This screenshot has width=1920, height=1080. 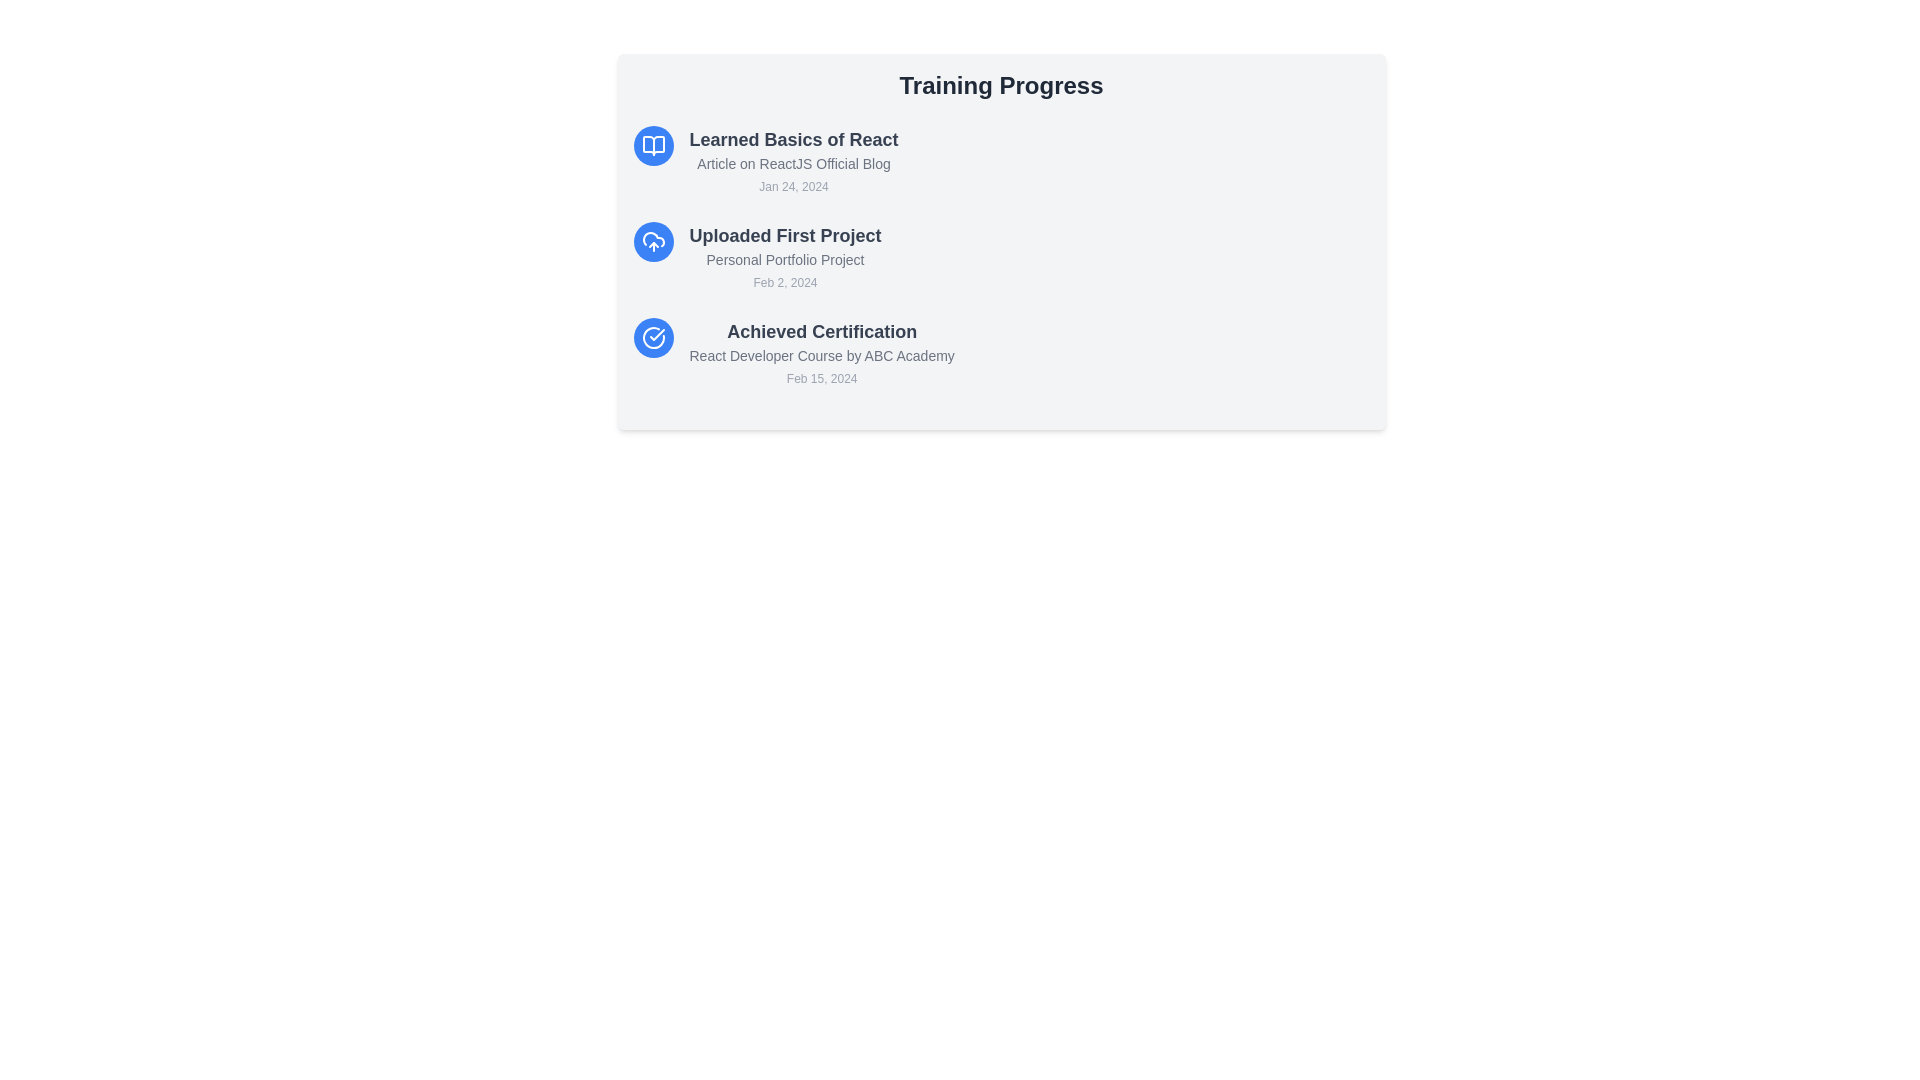 What do you see at coordinates (784, 257) in the screenshot?
I see `text display element that shows 'Uploaded First Project', 'Personal Portfolio Project', and 'Feb 2, 2024' located in the middle section of a vertical list` at bounding box center [784, 257].